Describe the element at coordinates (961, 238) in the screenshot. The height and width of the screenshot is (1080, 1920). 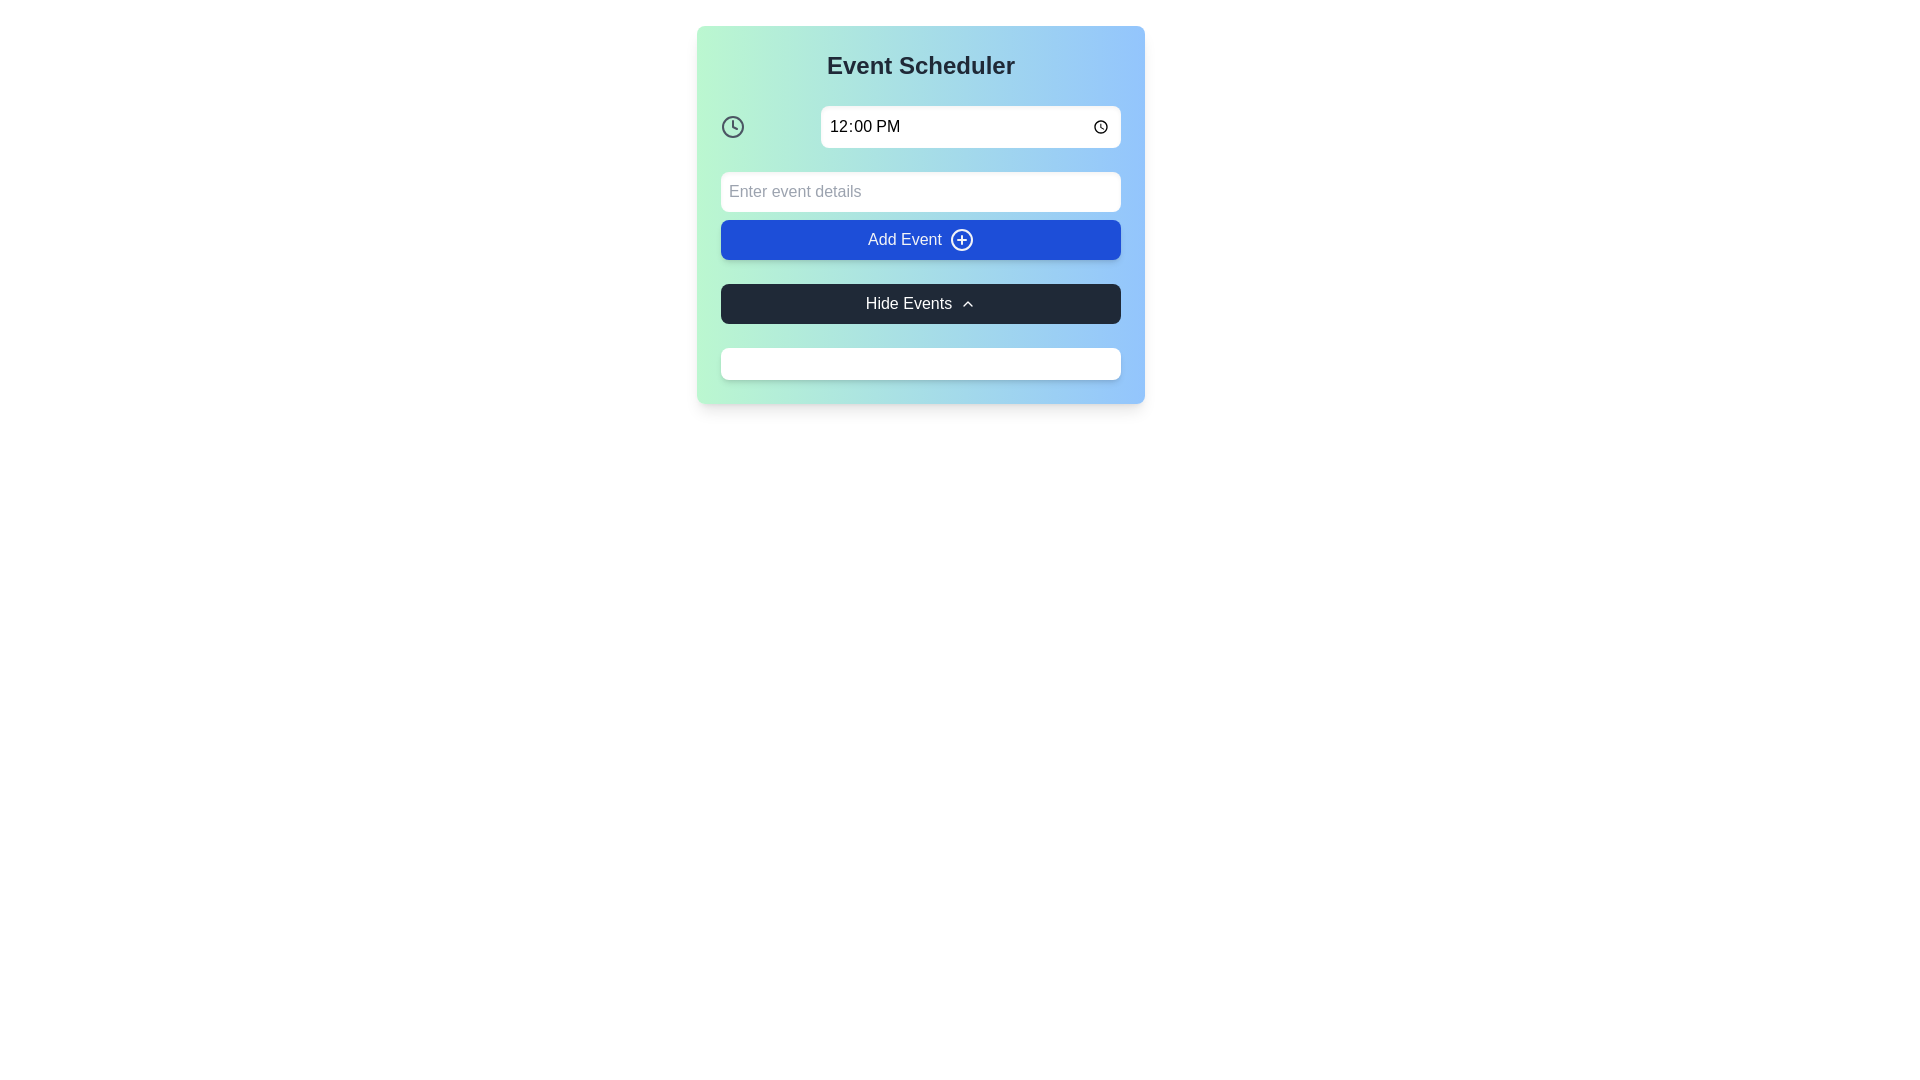
I see `the 'Add Event' icon` at that location.